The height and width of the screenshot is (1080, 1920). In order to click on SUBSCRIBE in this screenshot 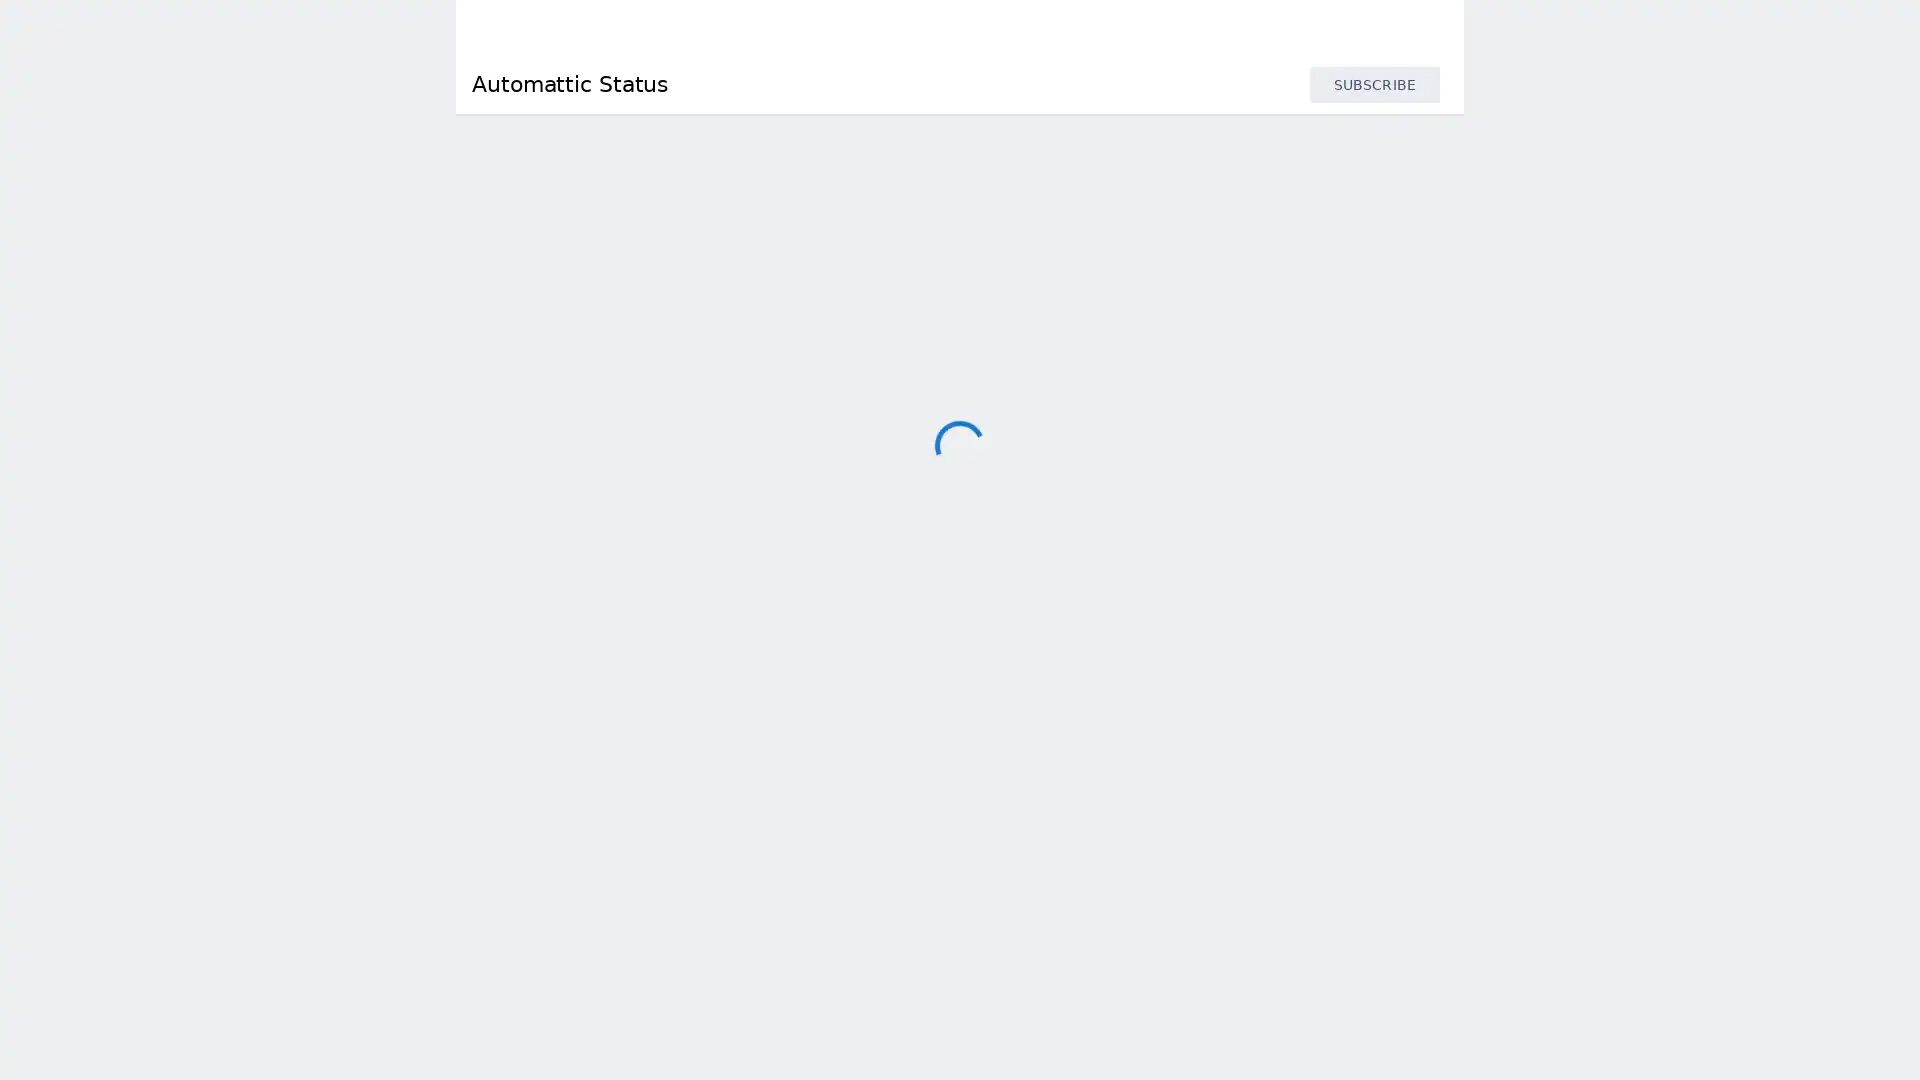, I will do `click(1373, 83)`.